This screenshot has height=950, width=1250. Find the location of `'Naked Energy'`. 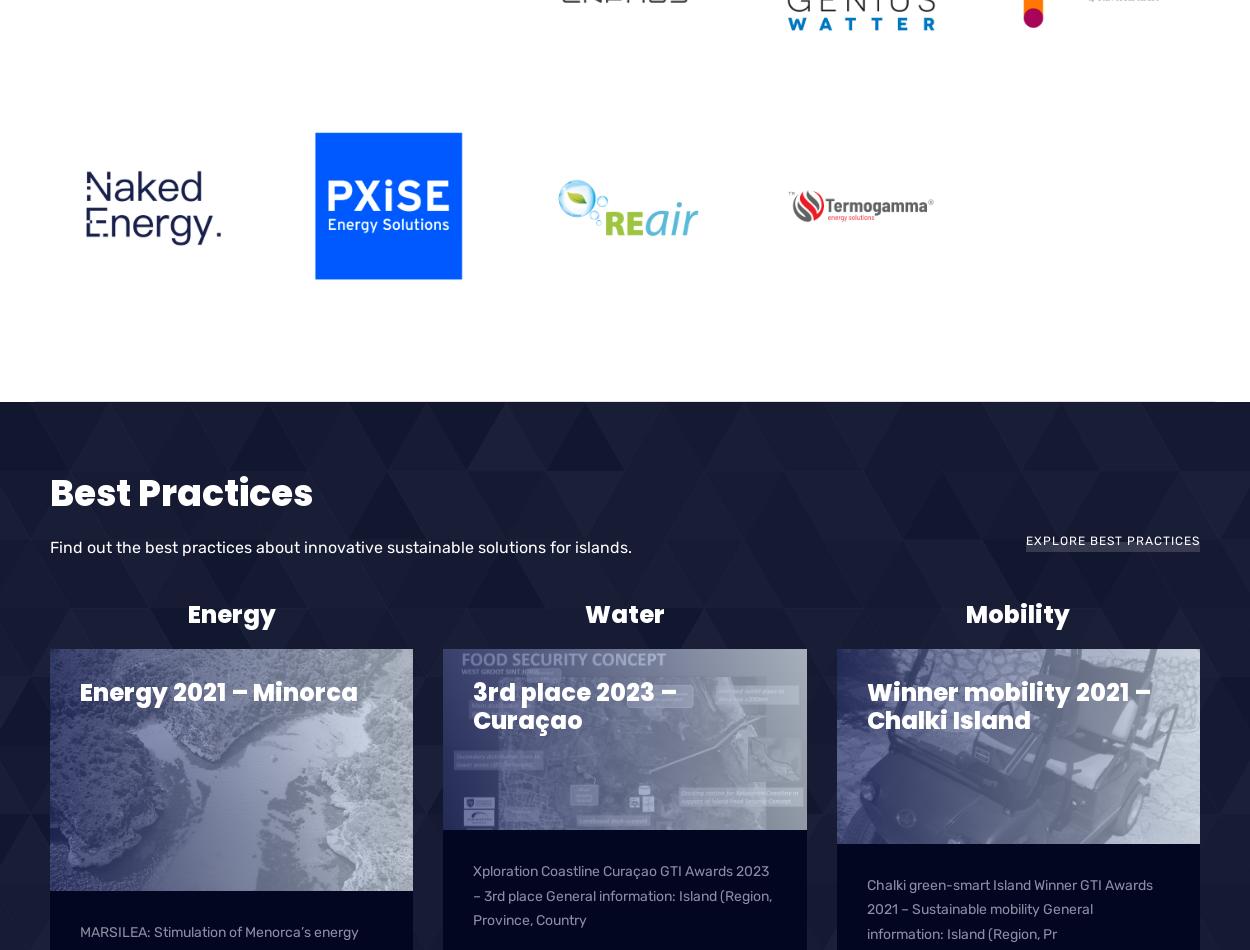

'Naked Energy' is located at coordinates (132, 209).